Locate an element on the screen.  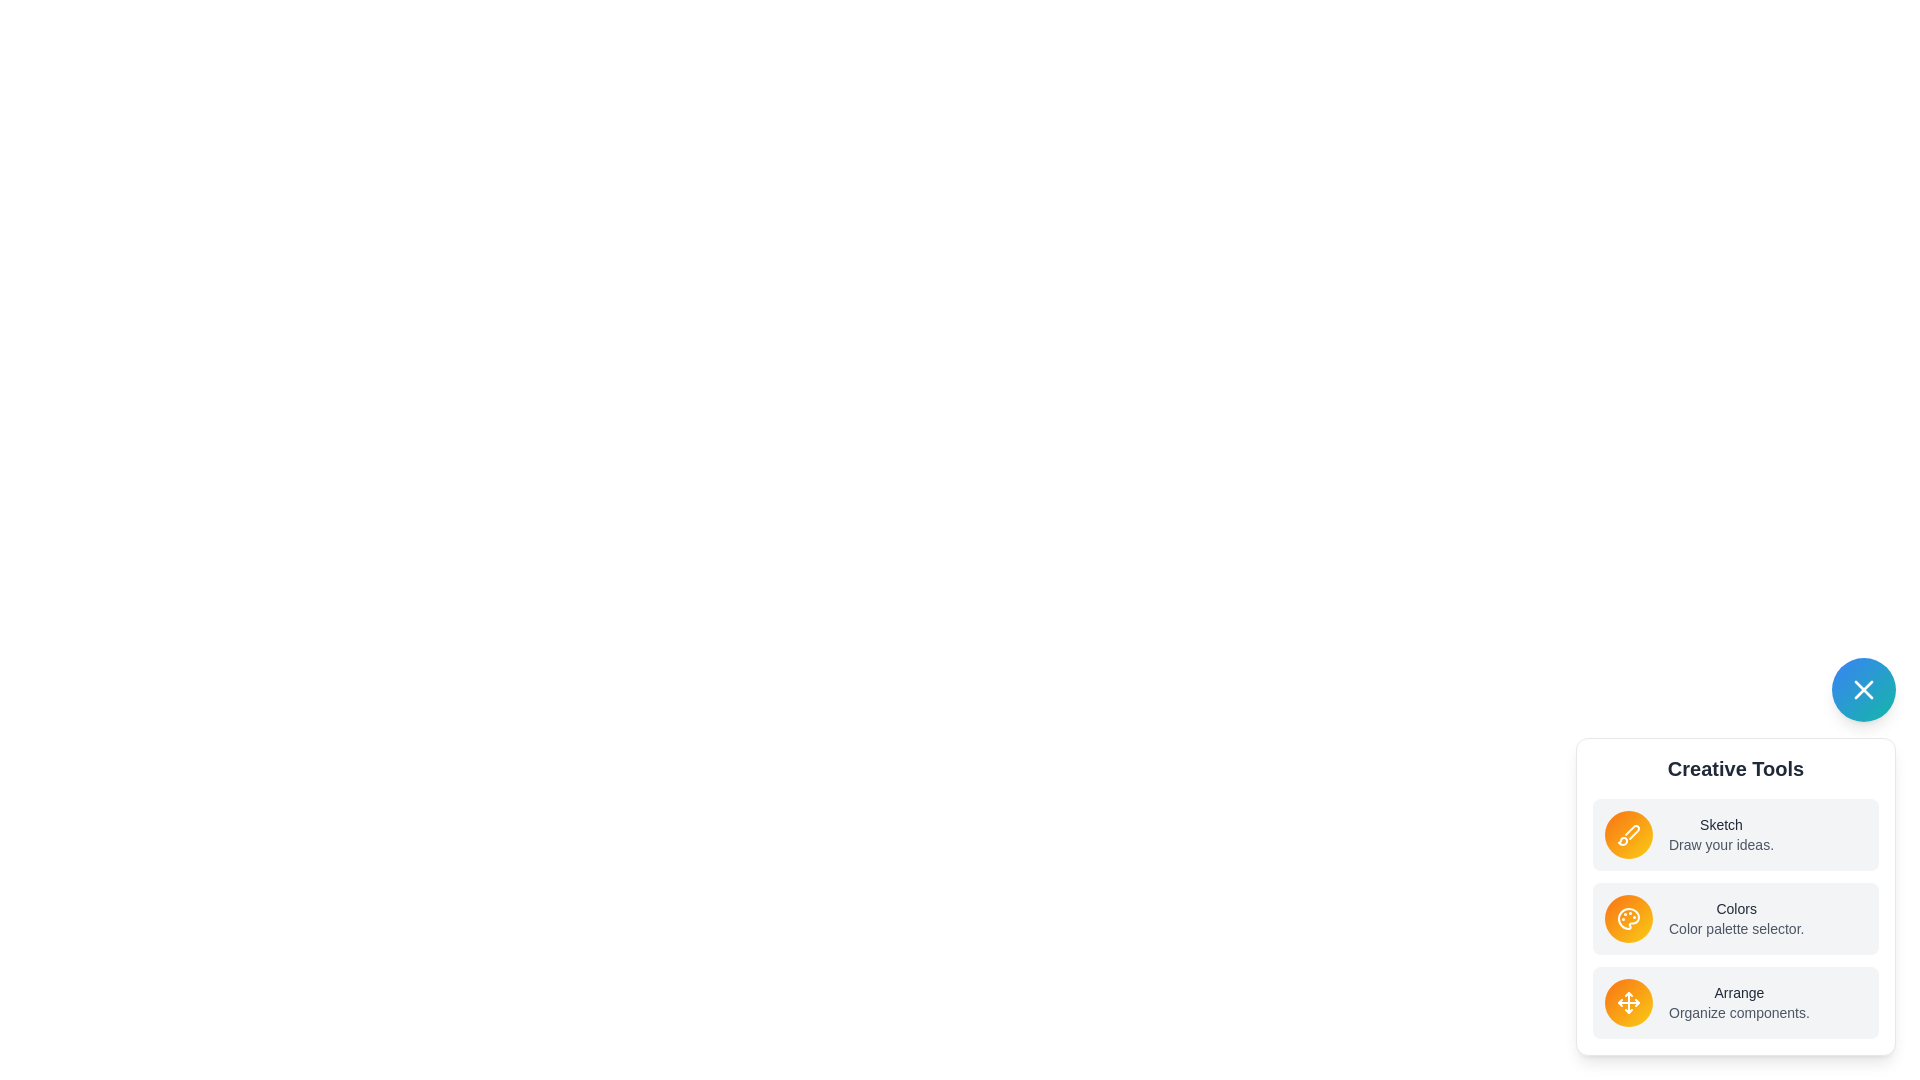
the Arrange icon to activate its functionality is located at coordinates (1628, 1002).